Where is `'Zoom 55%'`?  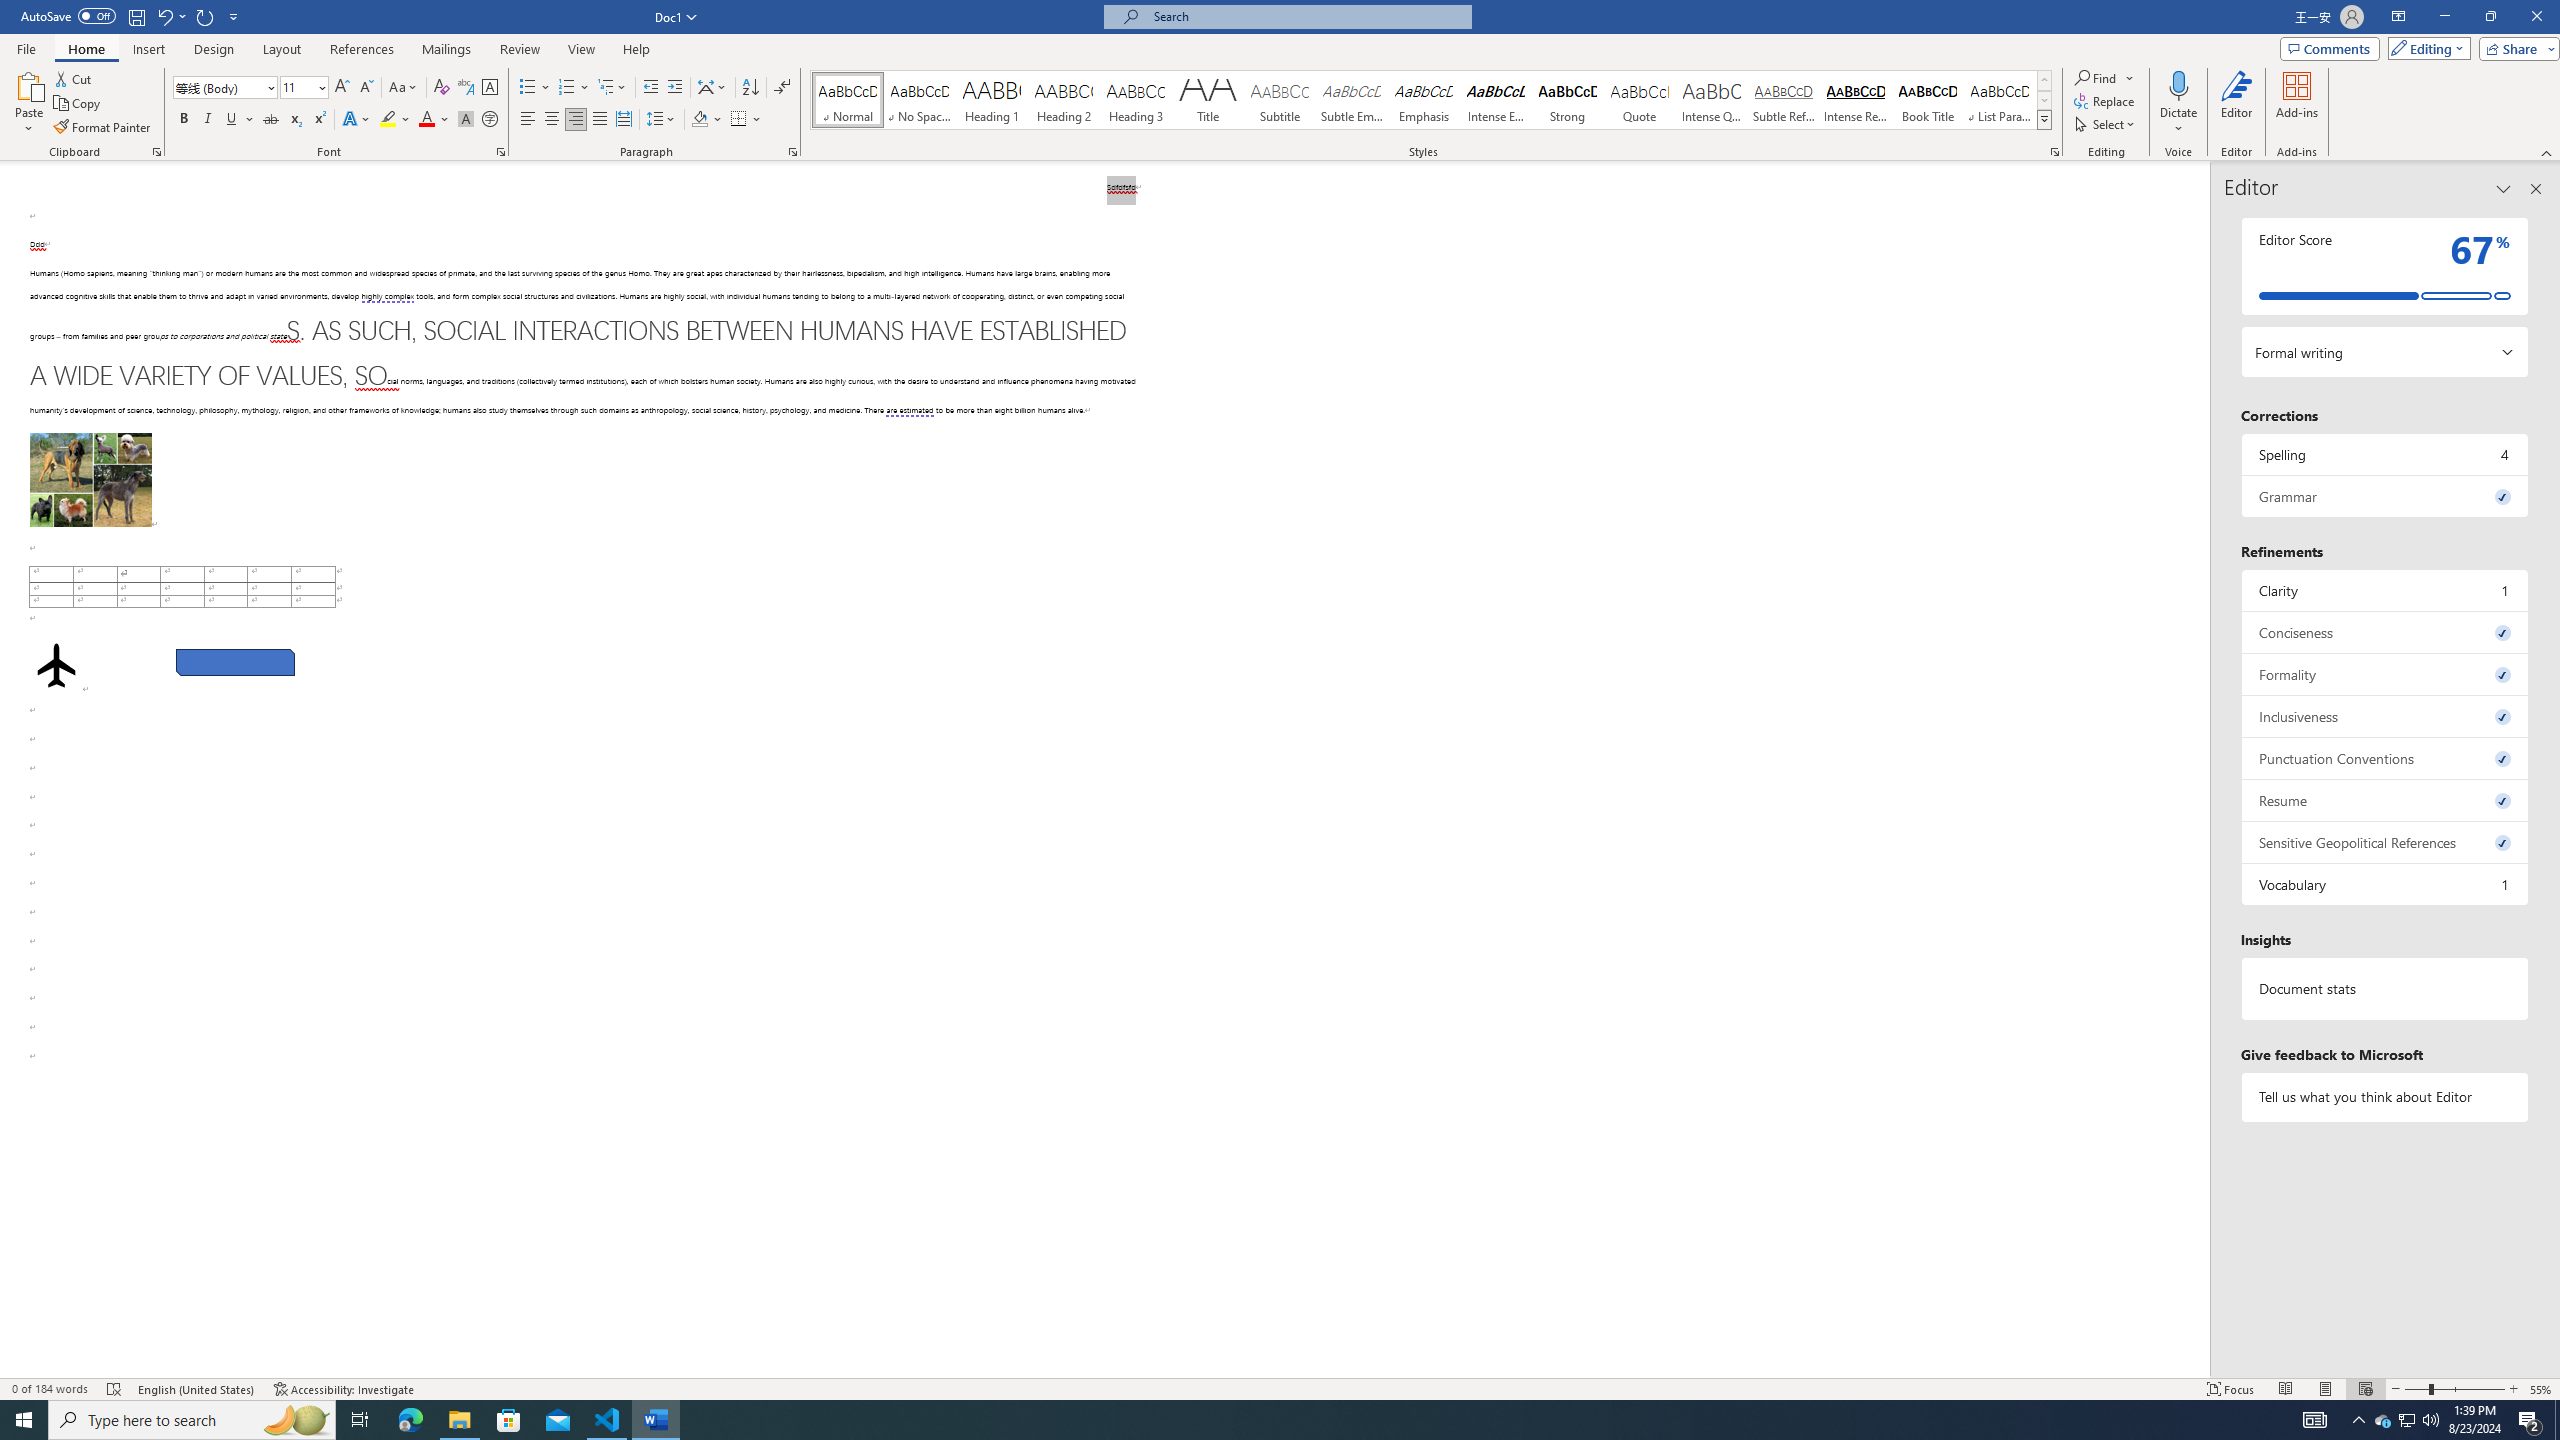 'Zoom 55%' is located at coordinates (2541, 1389).